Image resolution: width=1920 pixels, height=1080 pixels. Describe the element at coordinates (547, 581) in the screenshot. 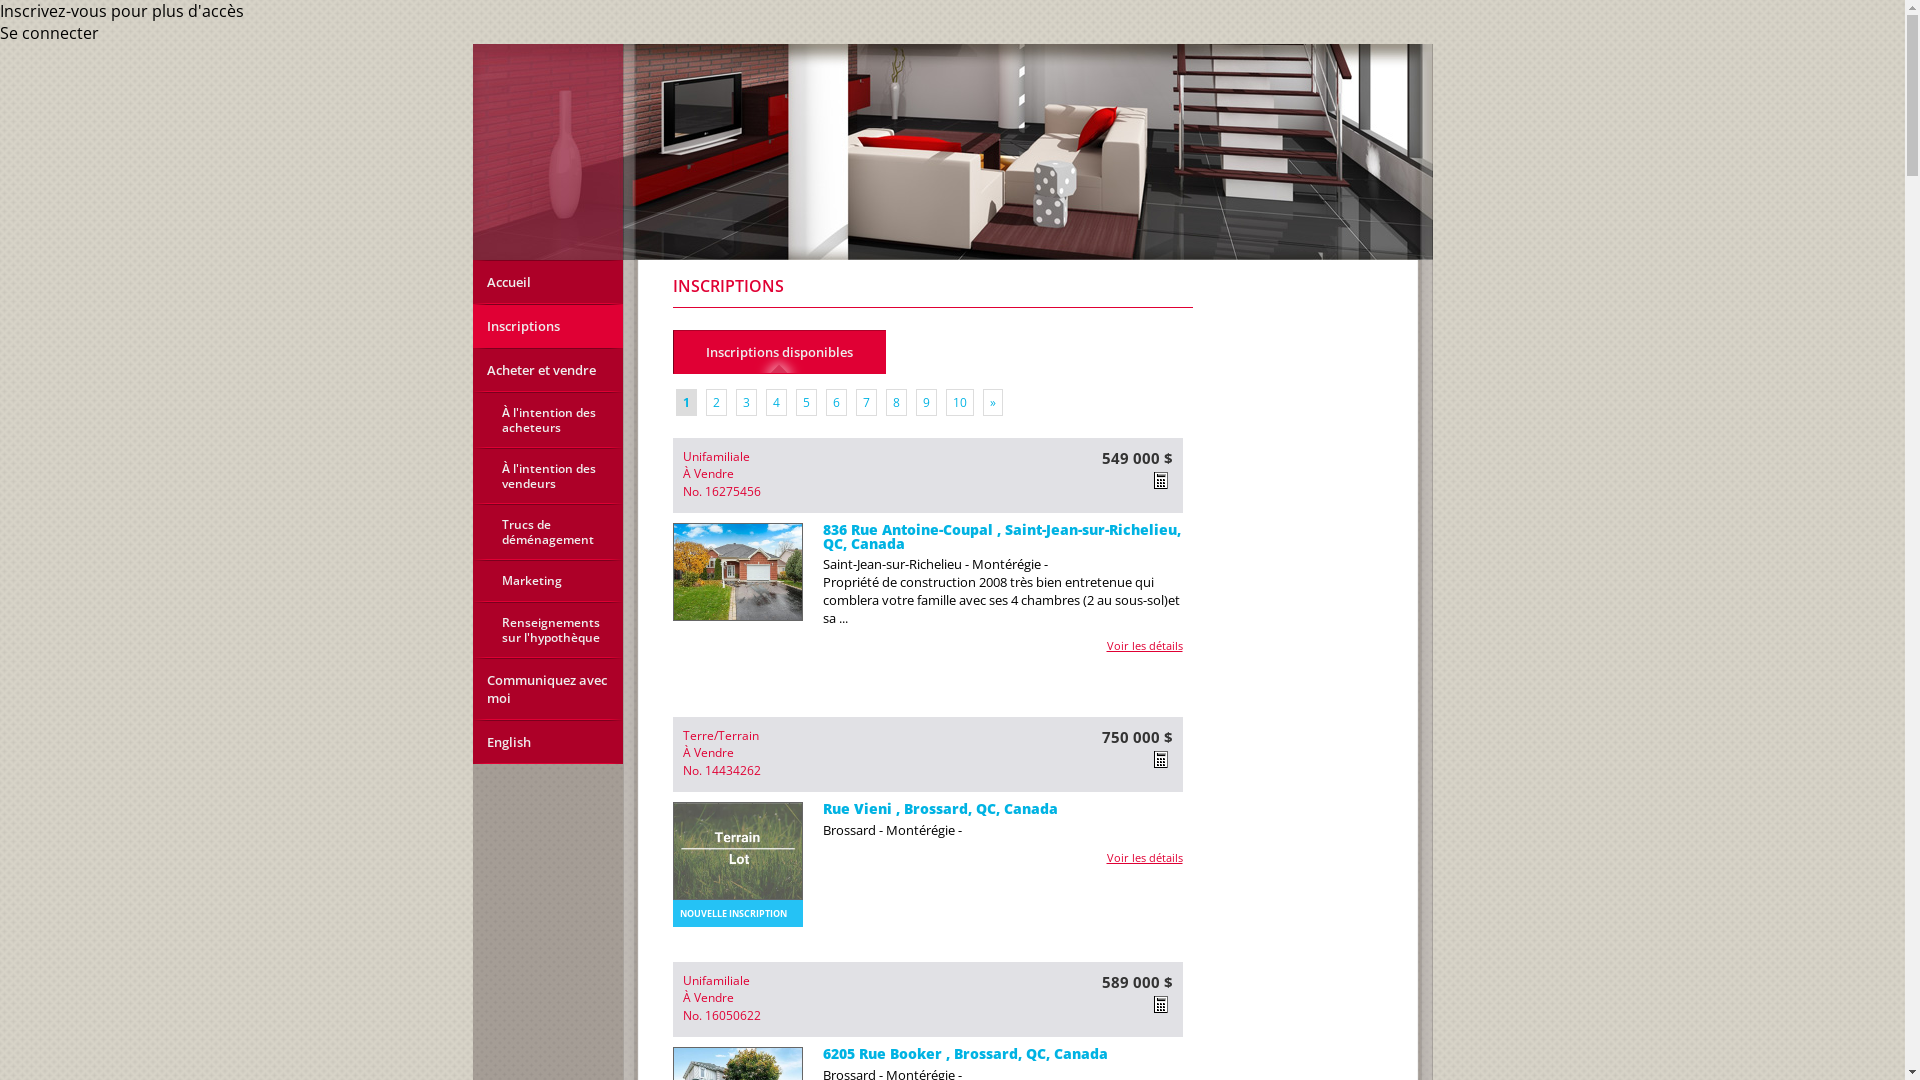

I see `'Marketing'` at that location.